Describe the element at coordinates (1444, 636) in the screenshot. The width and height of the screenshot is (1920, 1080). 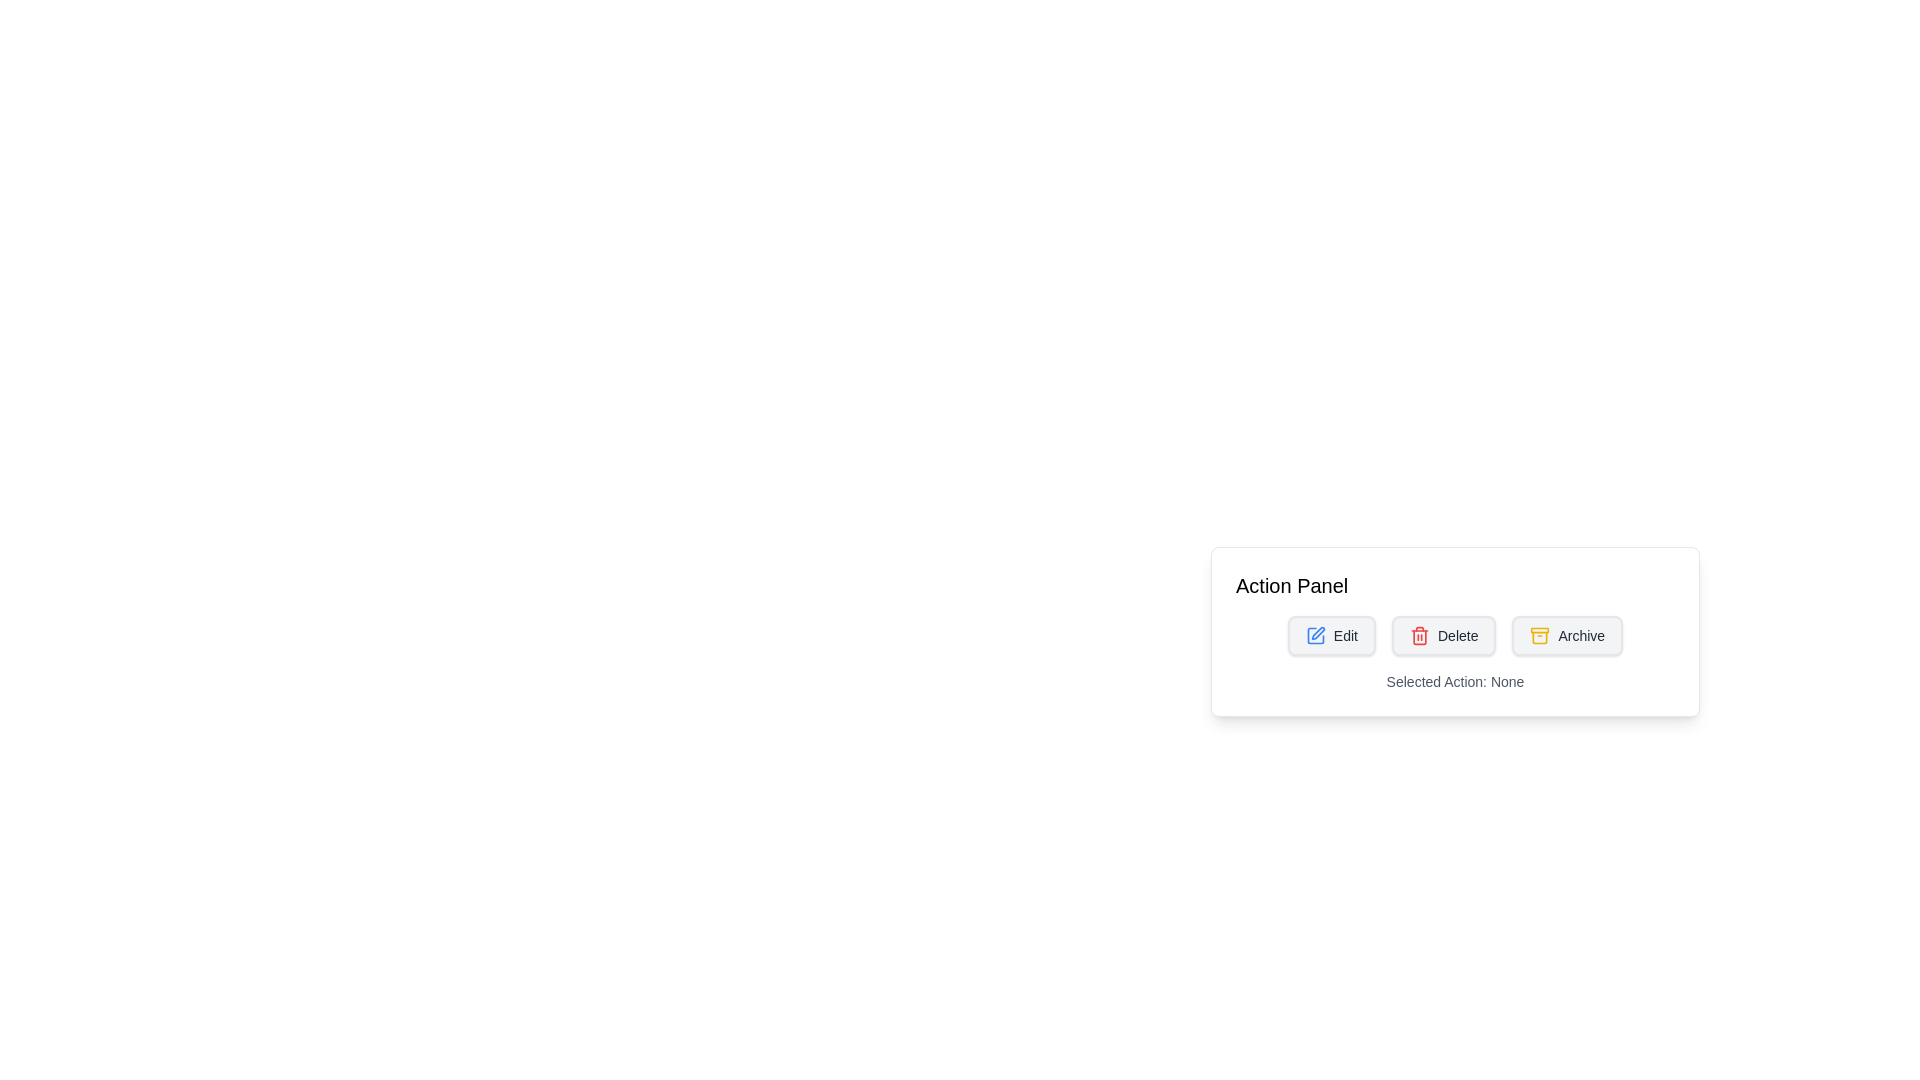
I see `the 'Delete' button with a red trash icon` at that location.